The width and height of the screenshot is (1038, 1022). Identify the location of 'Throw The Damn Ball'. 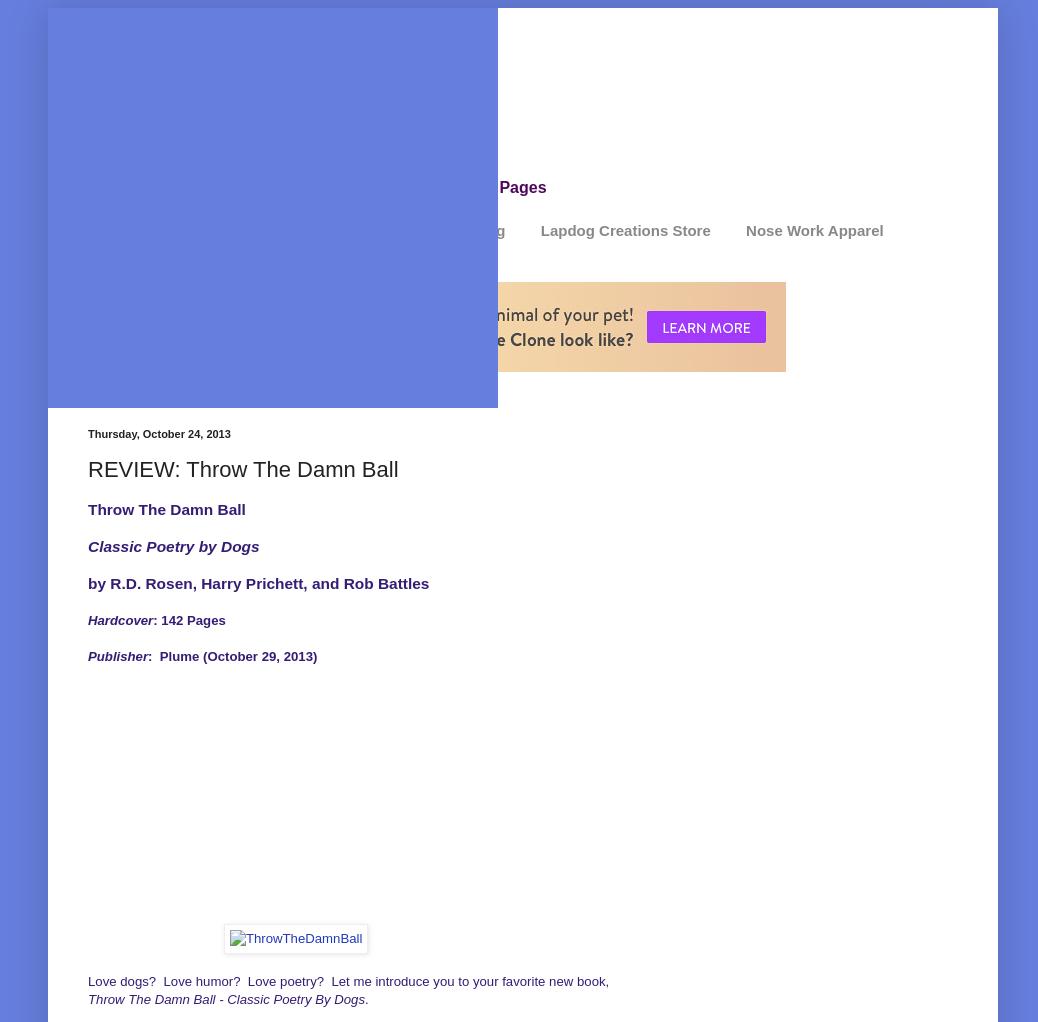
(165, 508).